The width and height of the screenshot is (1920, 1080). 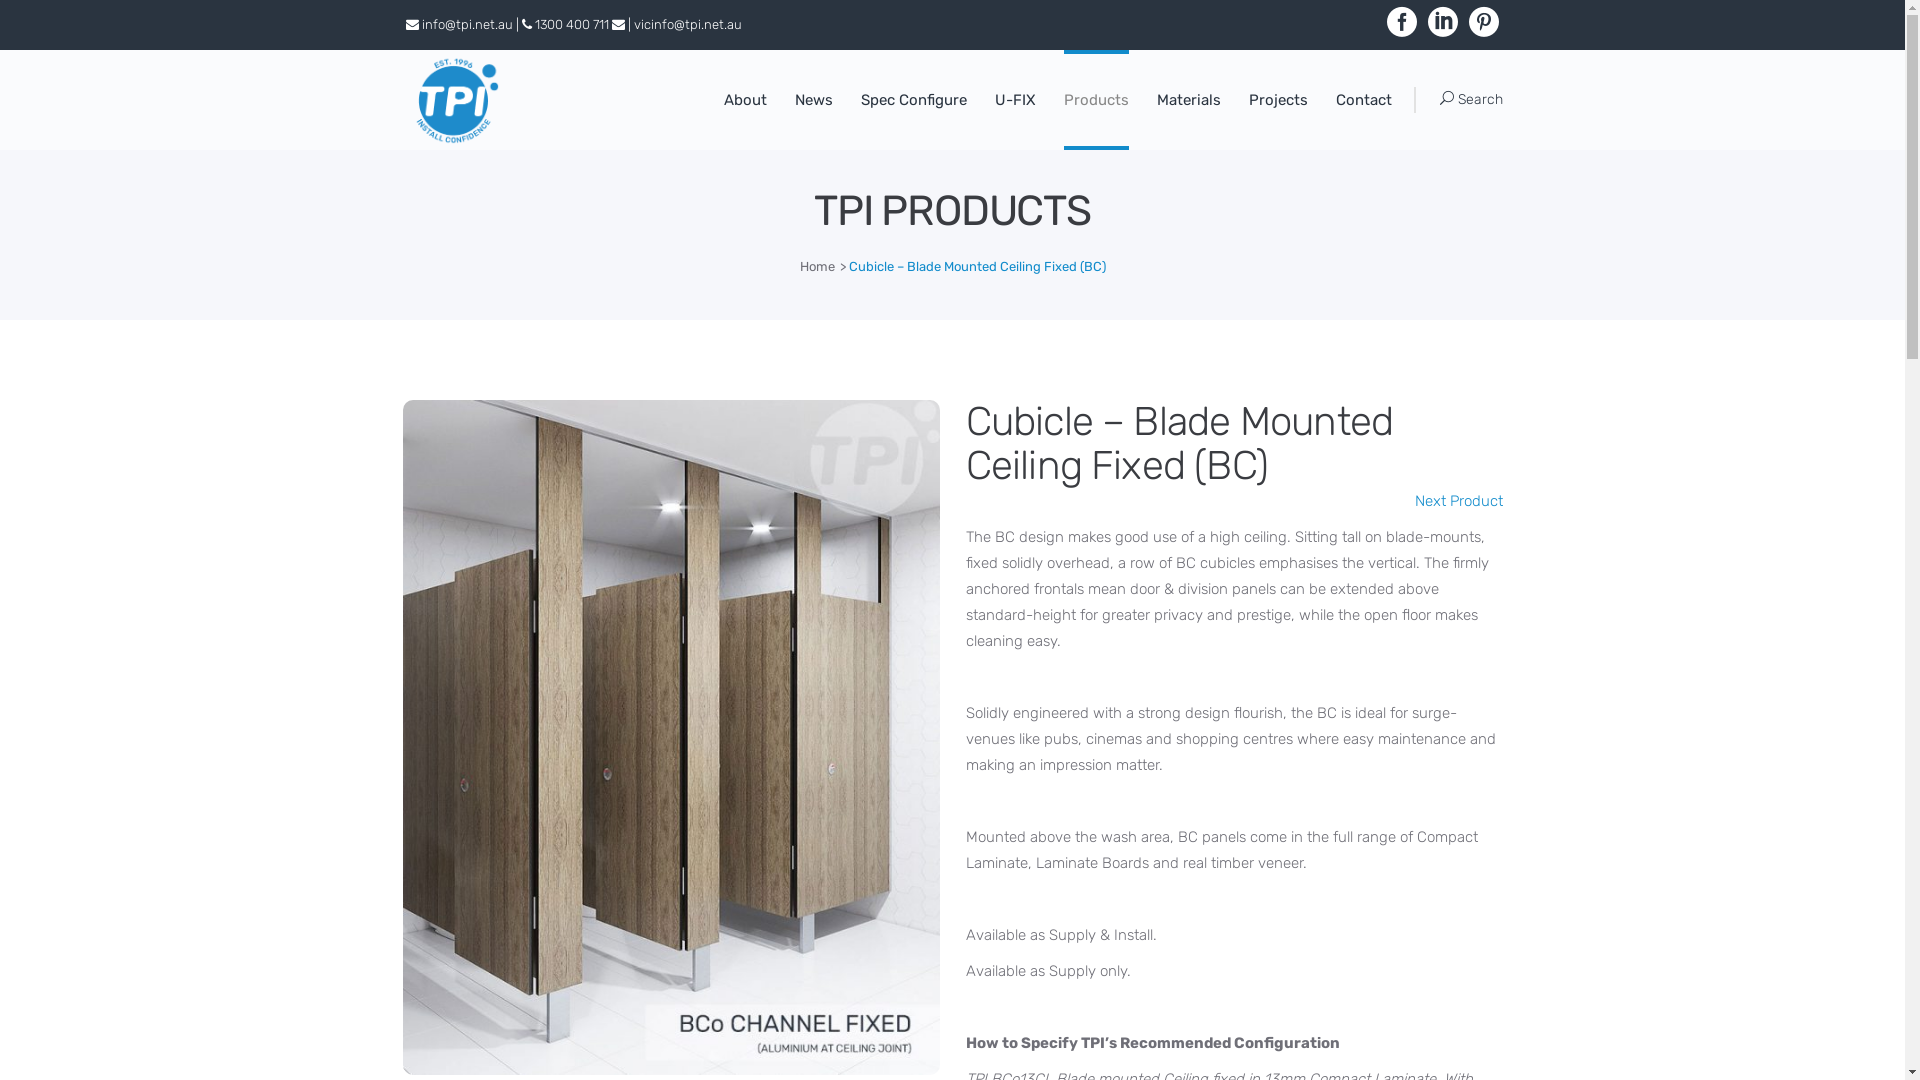 I want to click on 'Contact', so click(x=1321, y=99).